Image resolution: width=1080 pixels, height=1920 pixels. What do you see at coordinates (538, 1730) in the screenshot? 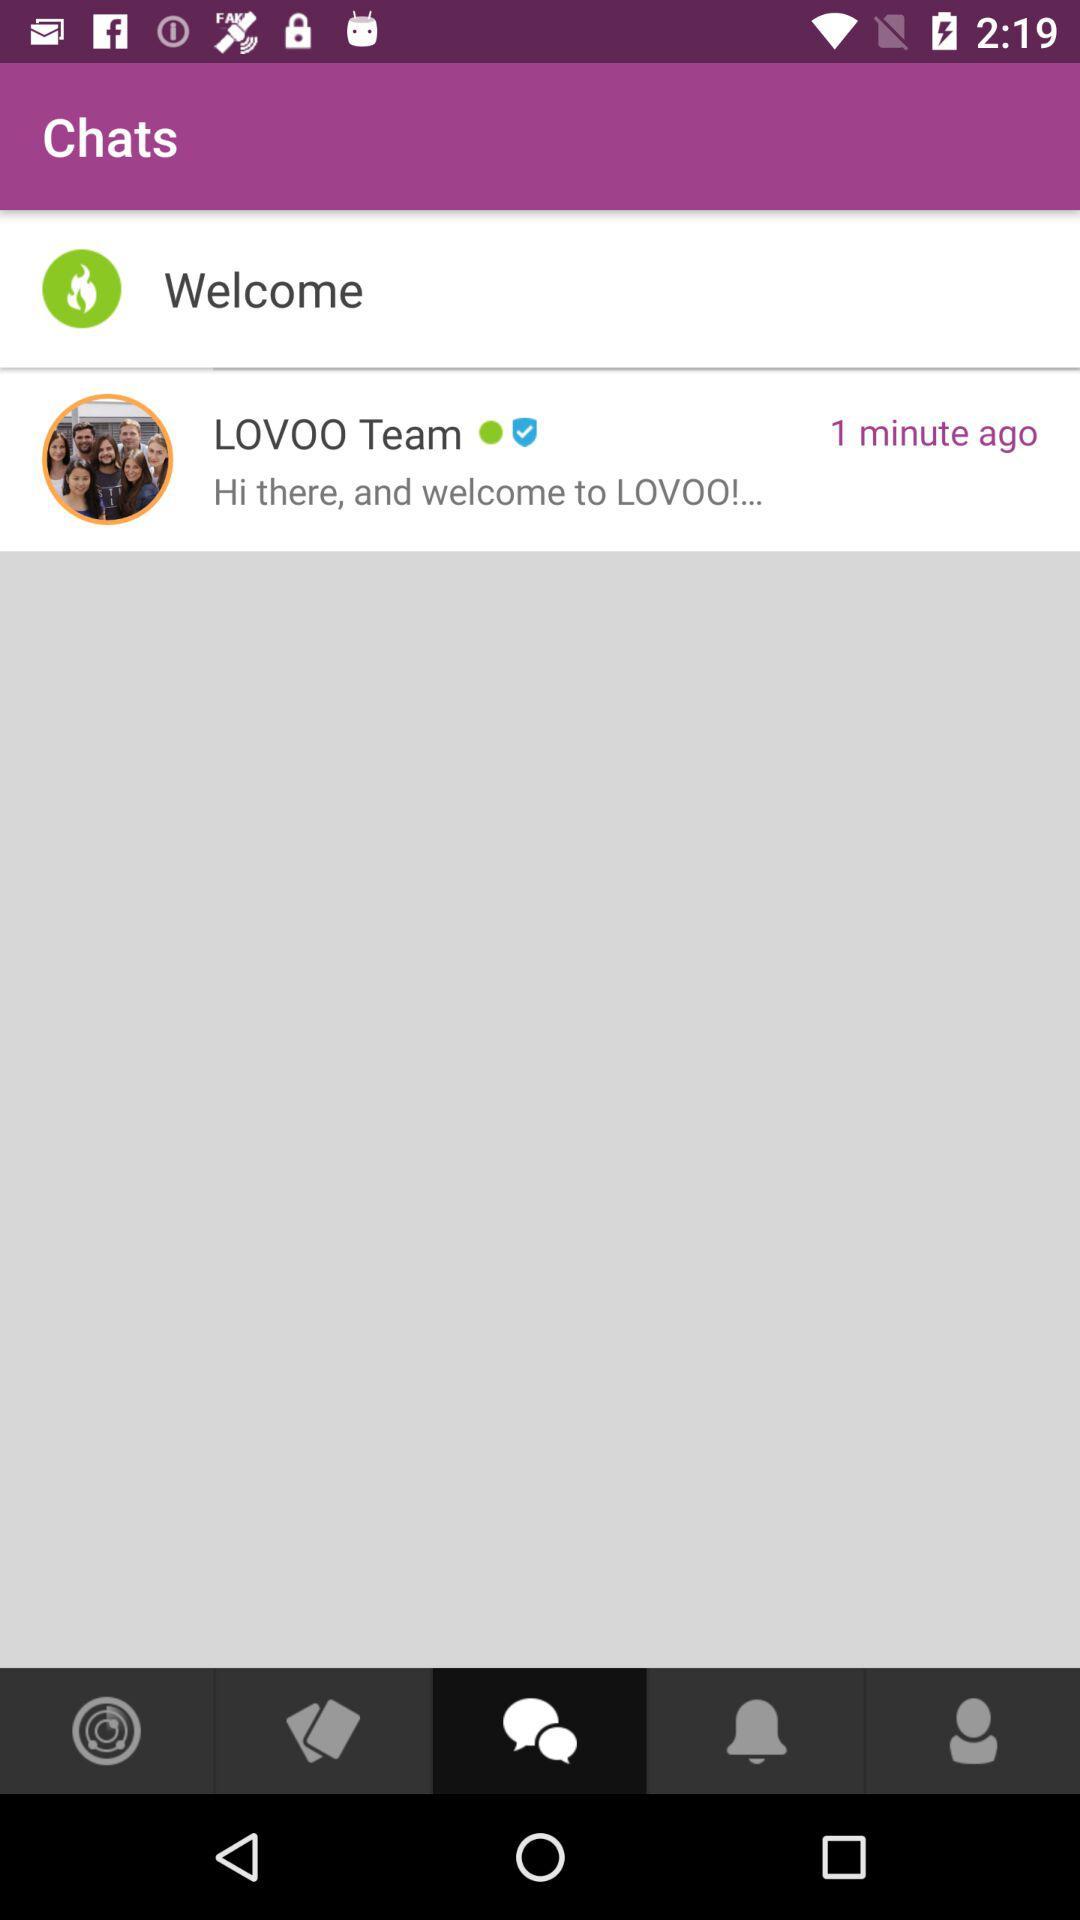
I see `start chat` at bounding box center [538, 1730].